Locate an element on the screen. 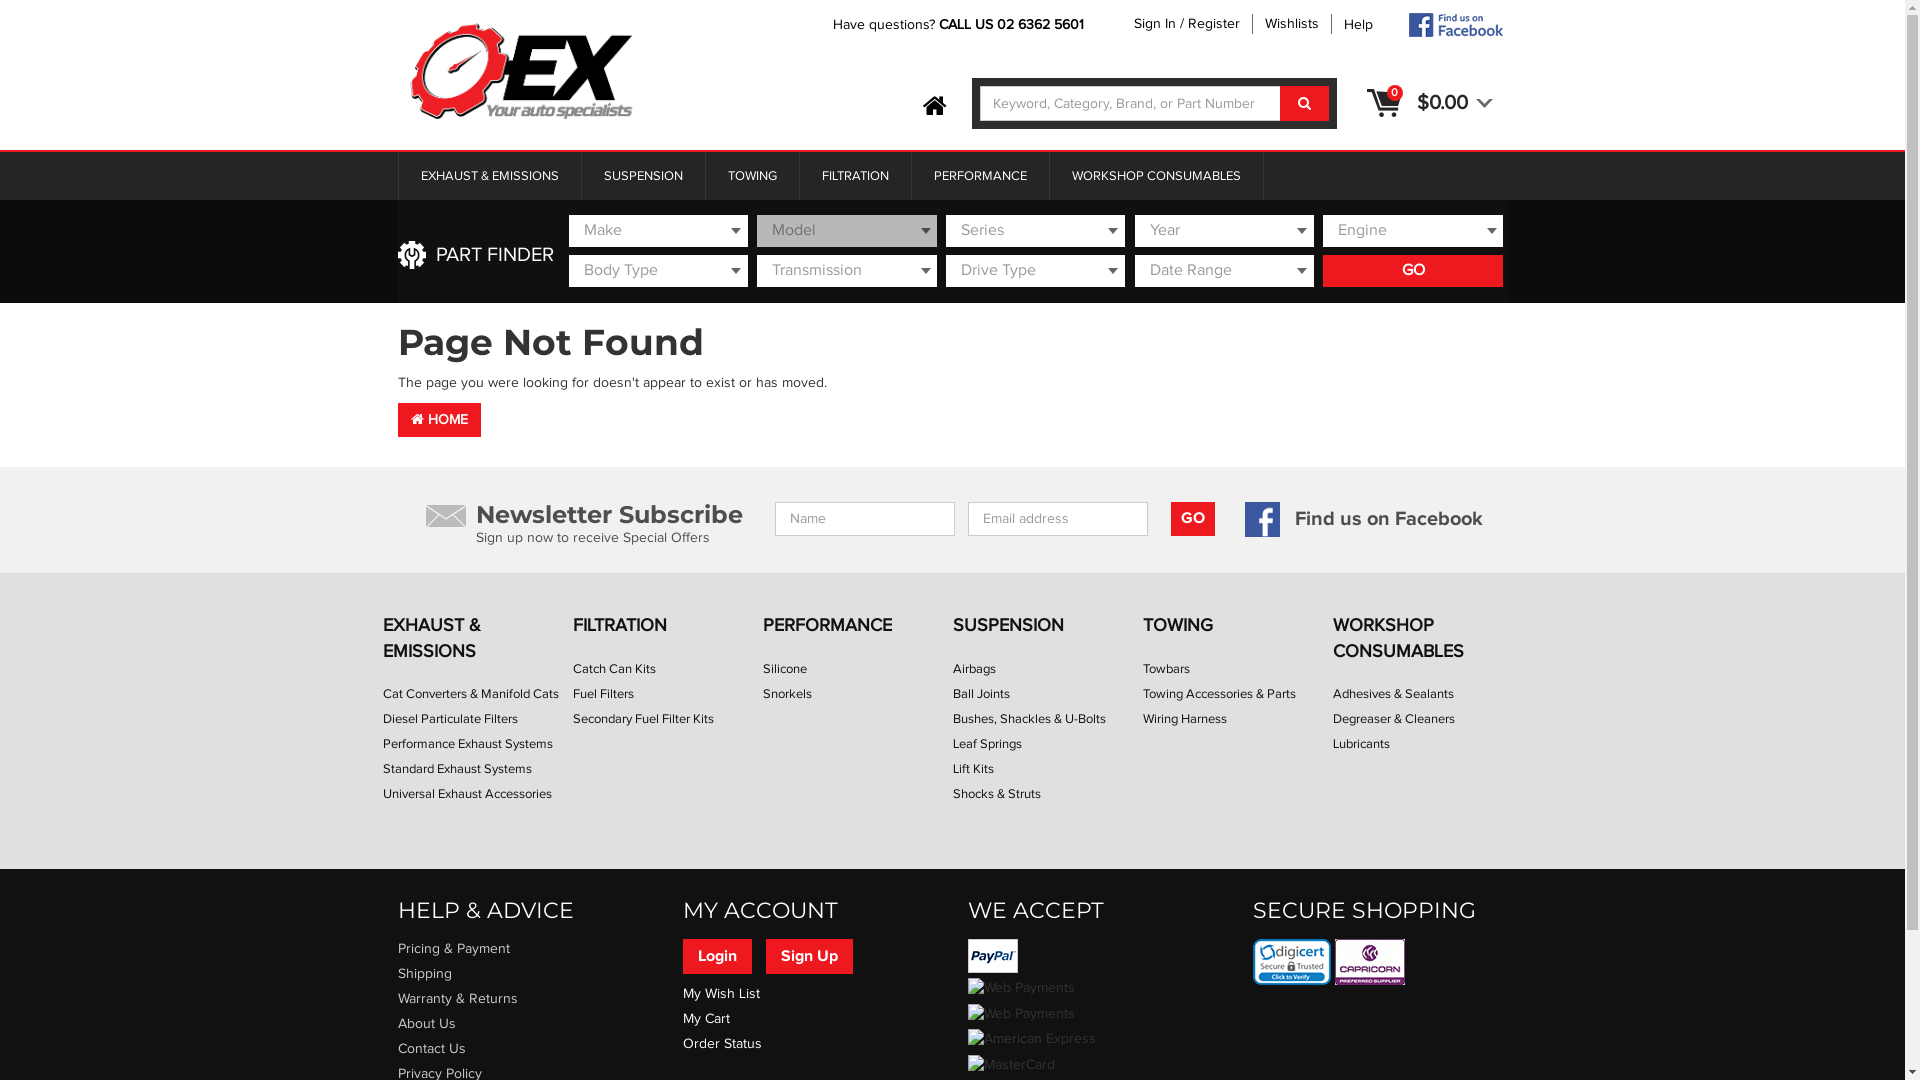  'Sign Up' is located at coordinates (765, 955).